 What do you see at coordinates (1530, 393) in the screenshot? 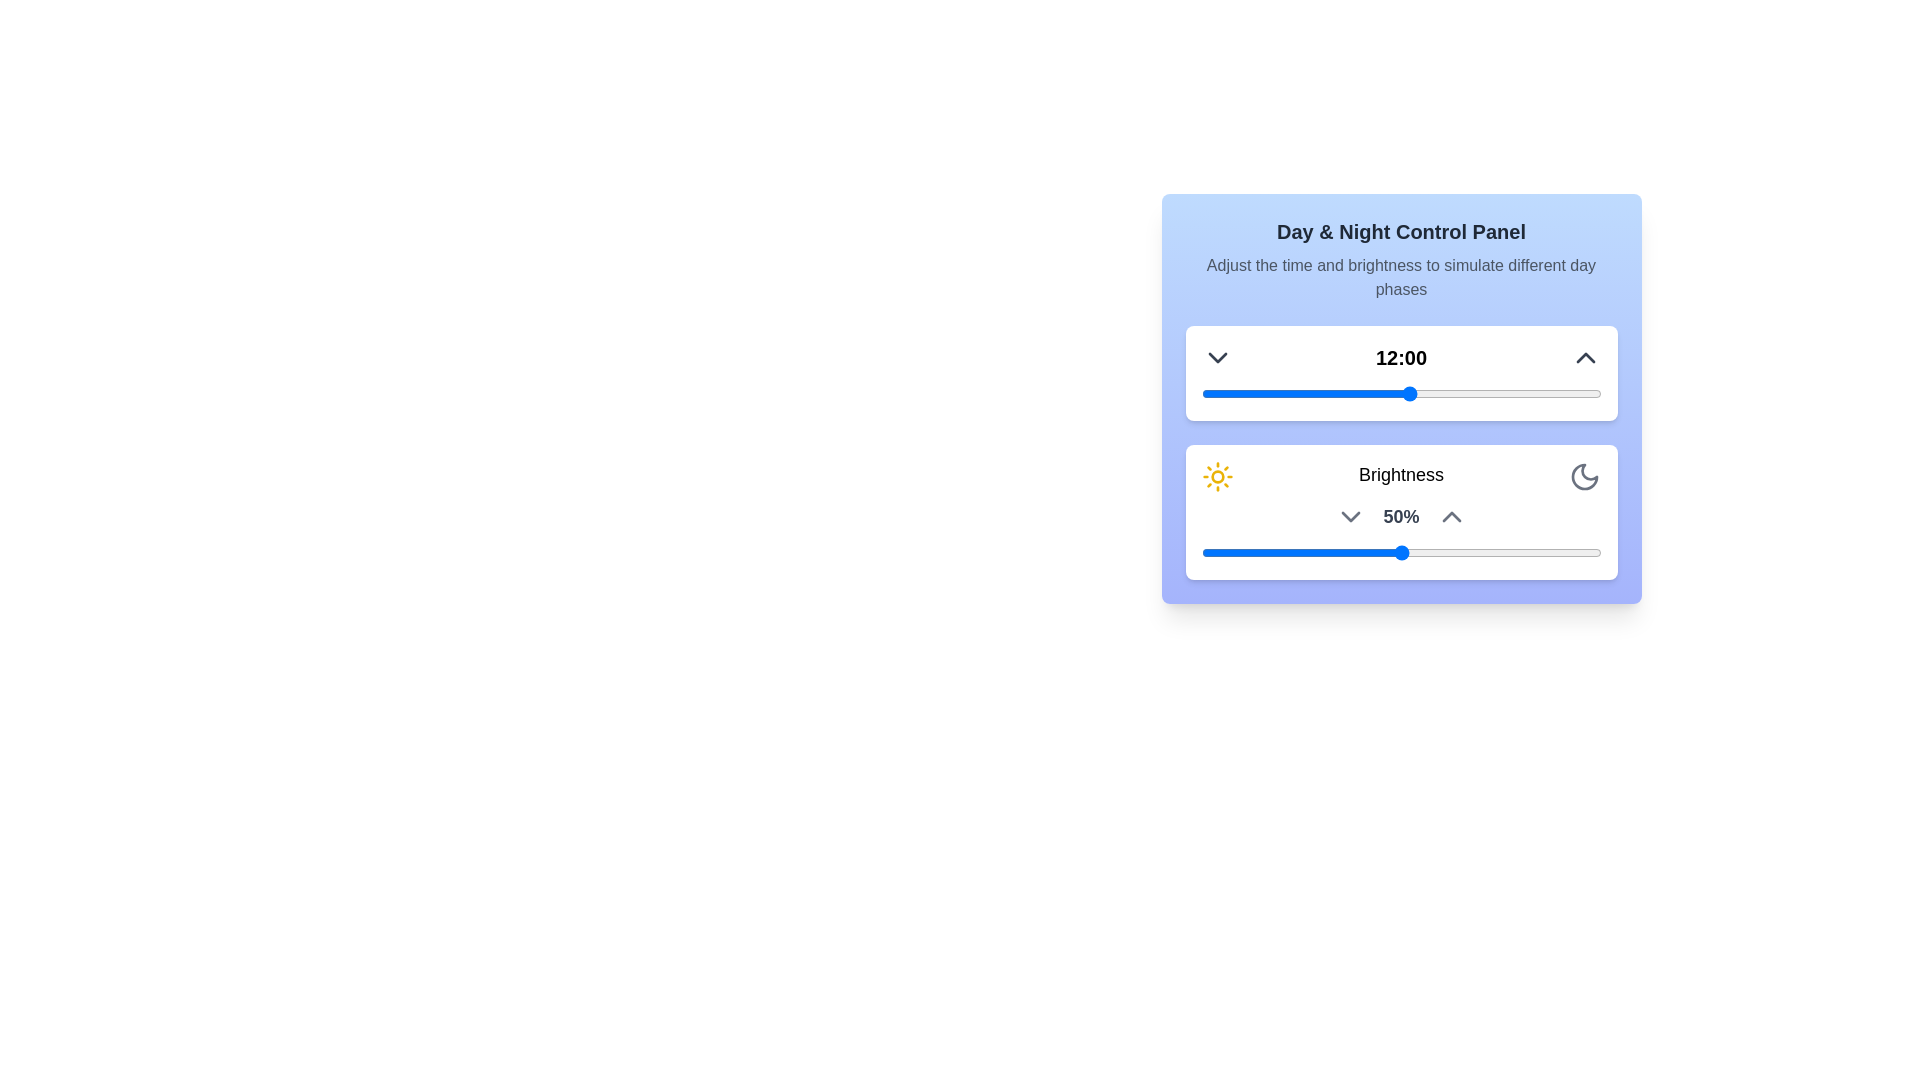
I see `time` at bounding box center [1530, 393].